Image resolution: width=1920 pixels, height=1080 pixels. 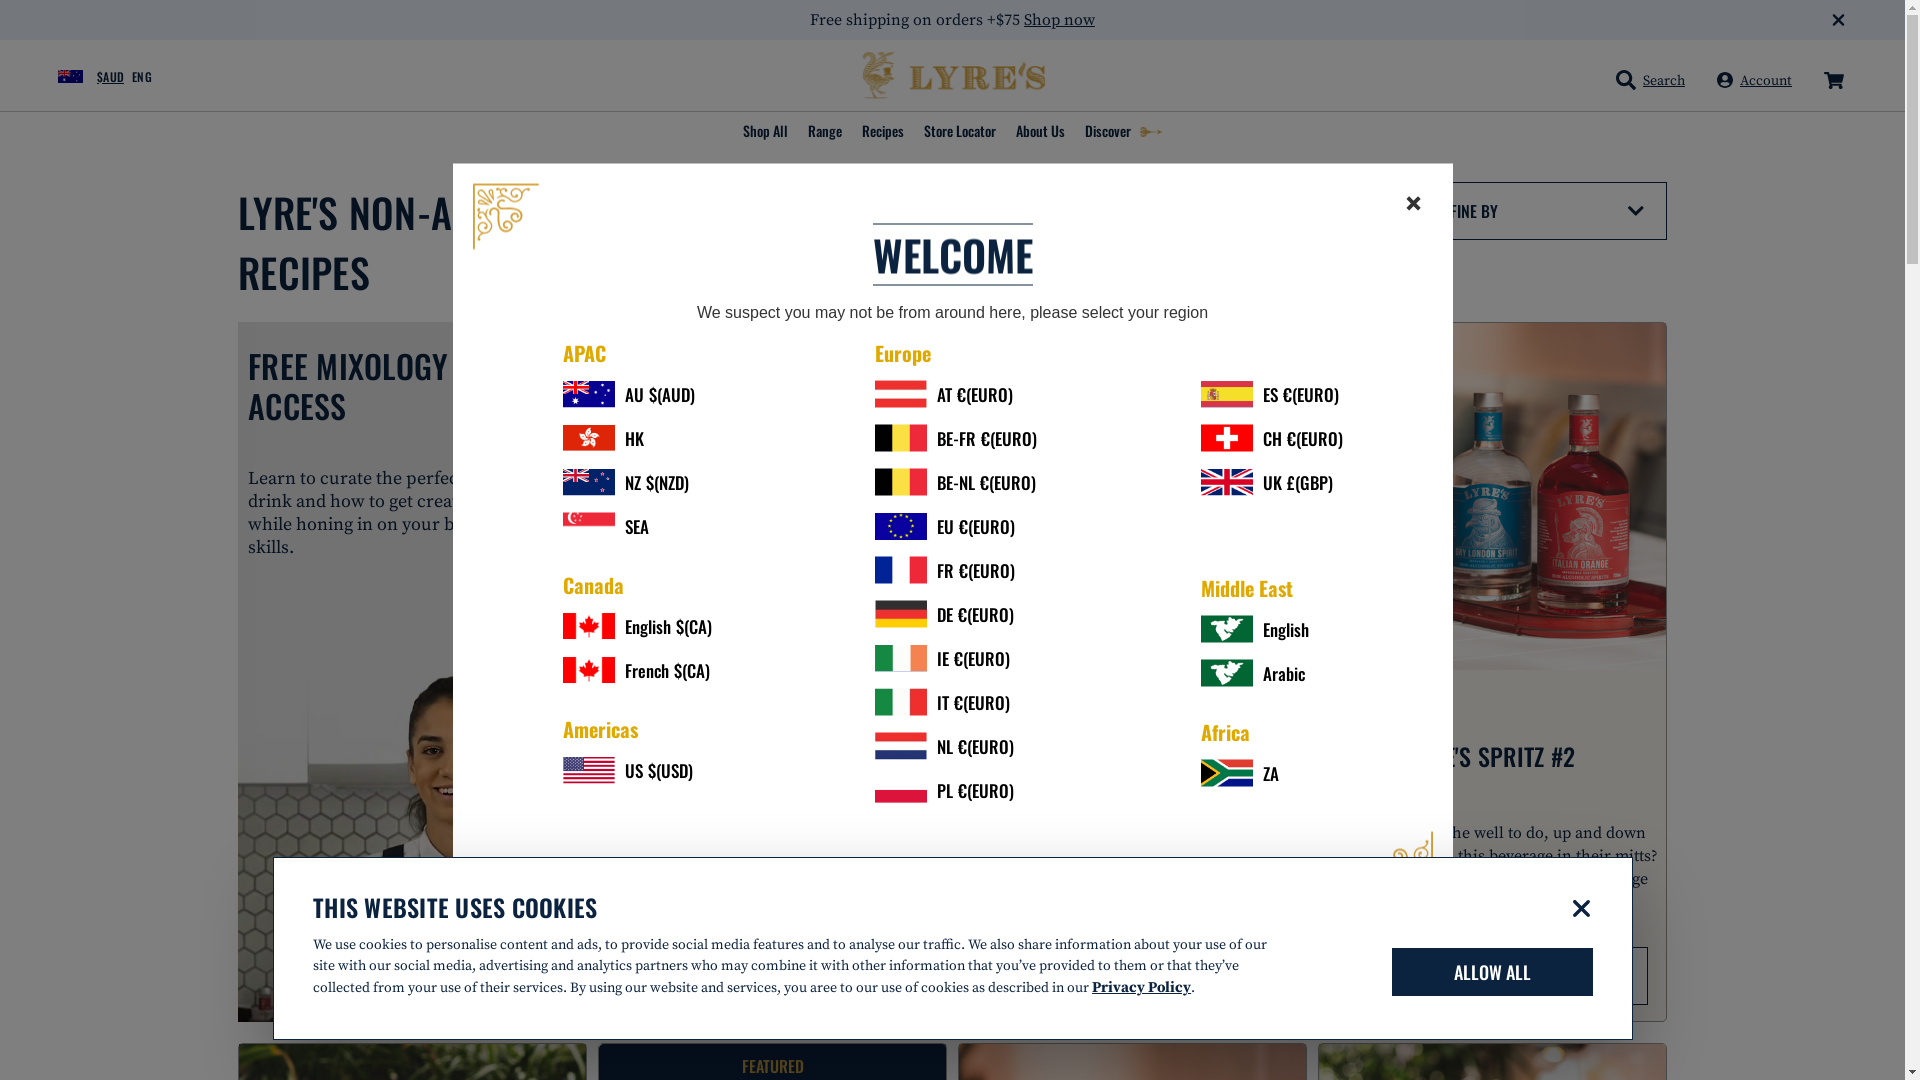 I want to click on 'HK', so click(x=635, y=436).